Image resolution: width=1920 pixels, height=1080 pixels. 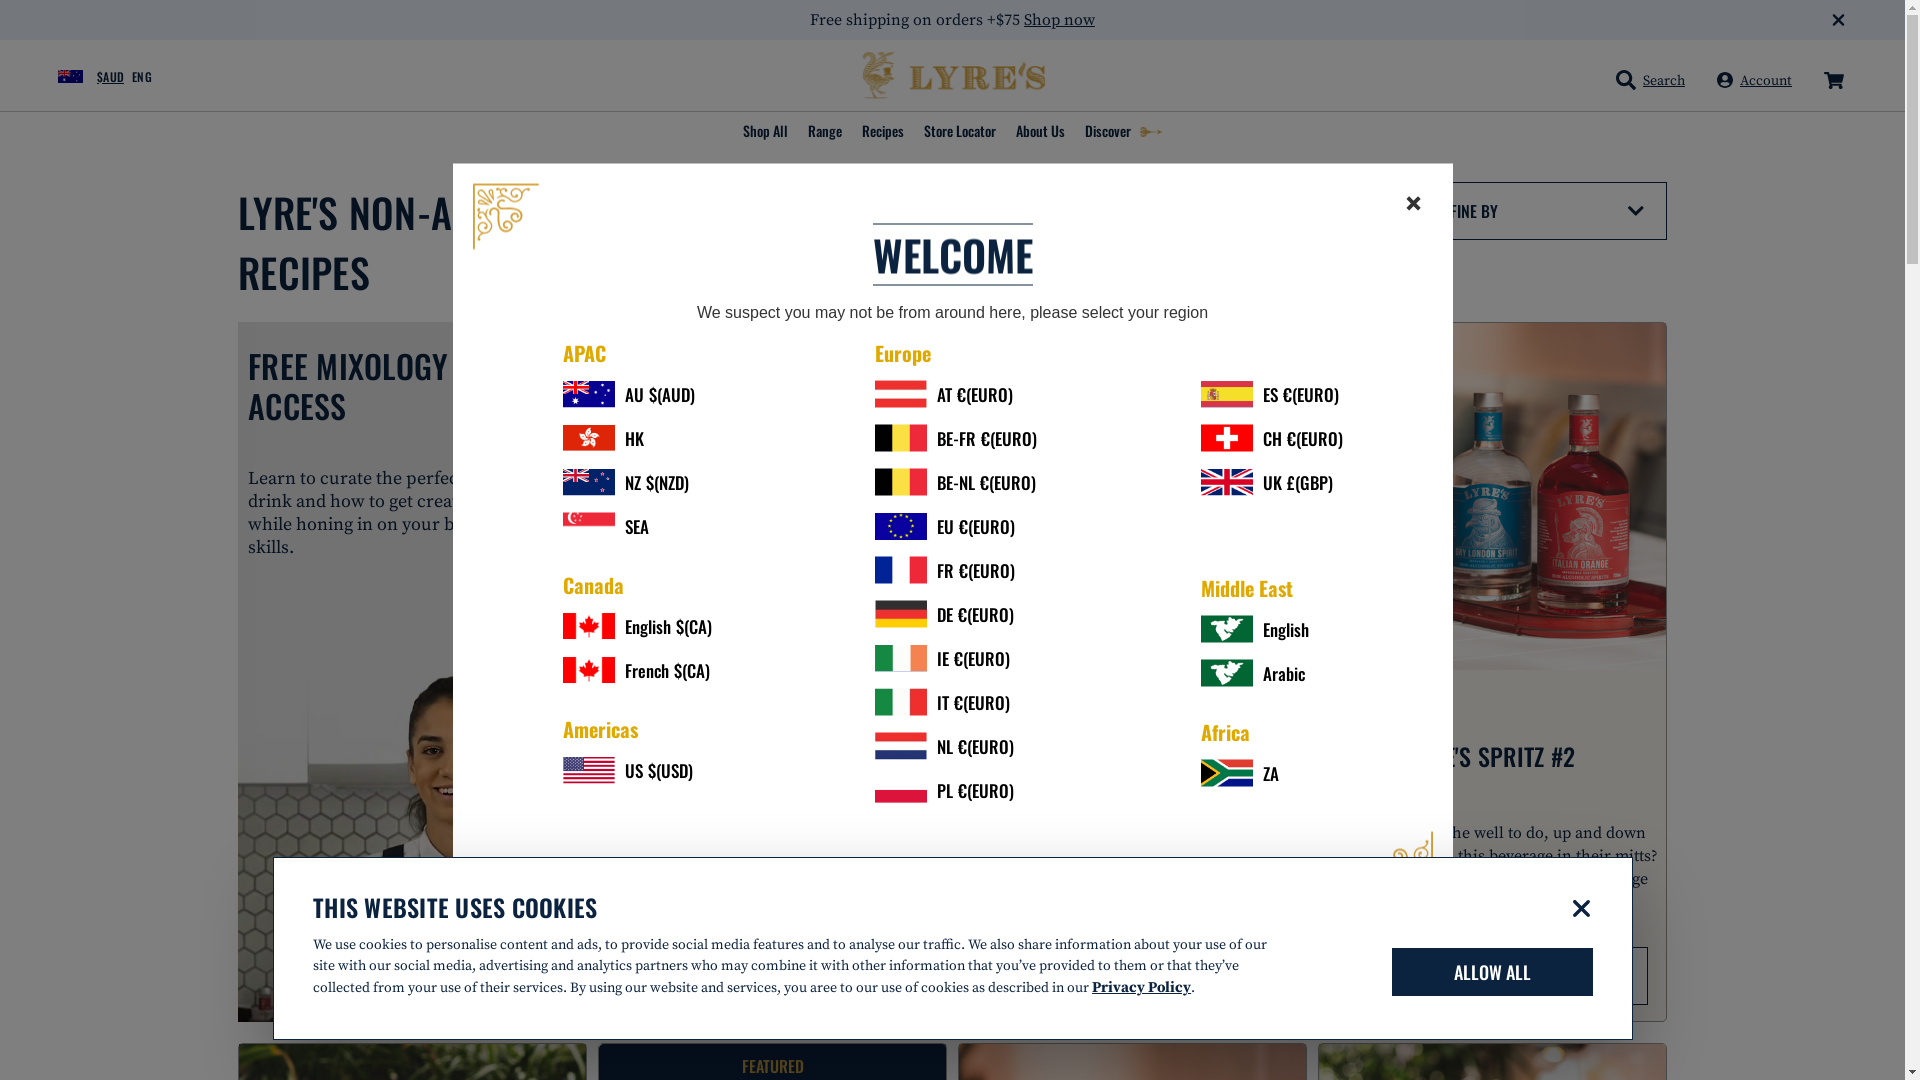 I want to click on 'HK', so click(x=635, y=436).